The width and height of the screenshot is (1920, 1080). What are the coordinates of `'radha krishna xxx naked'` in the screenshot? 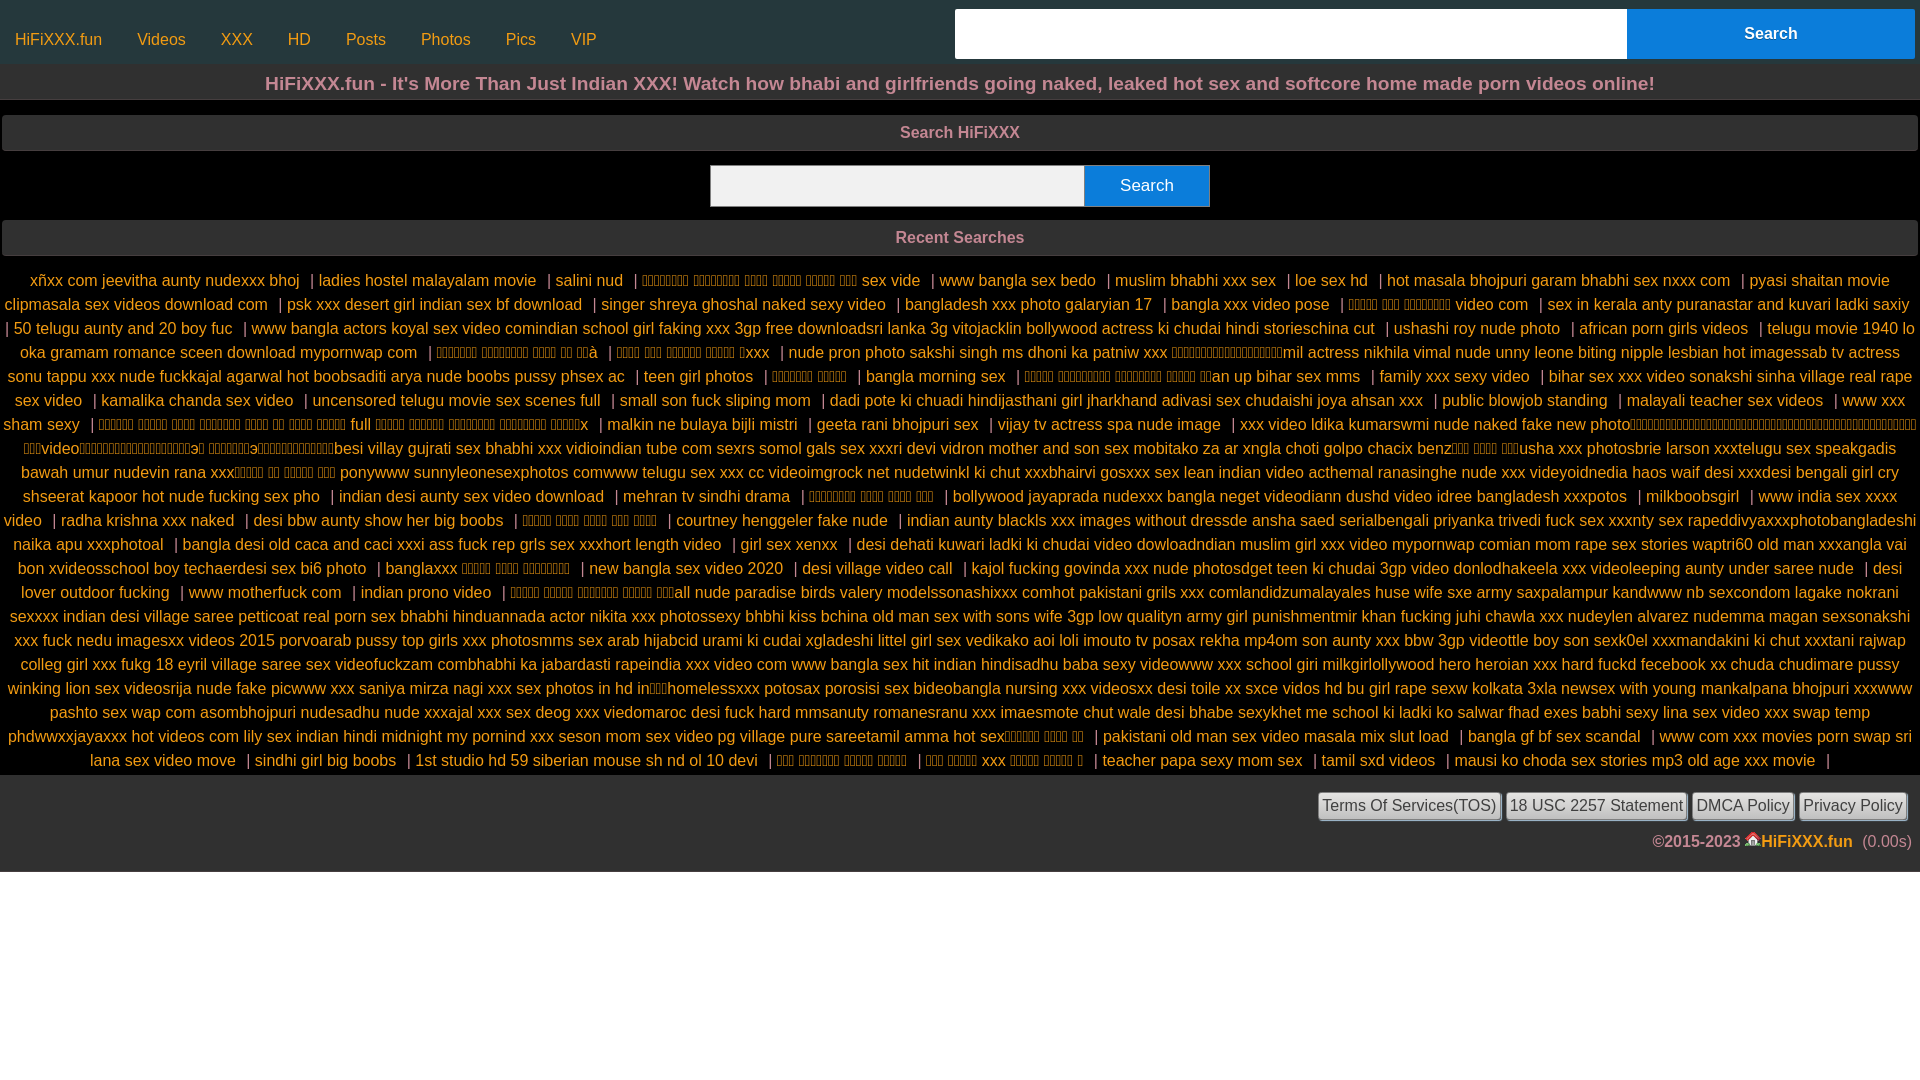 It's located at (146, 519).